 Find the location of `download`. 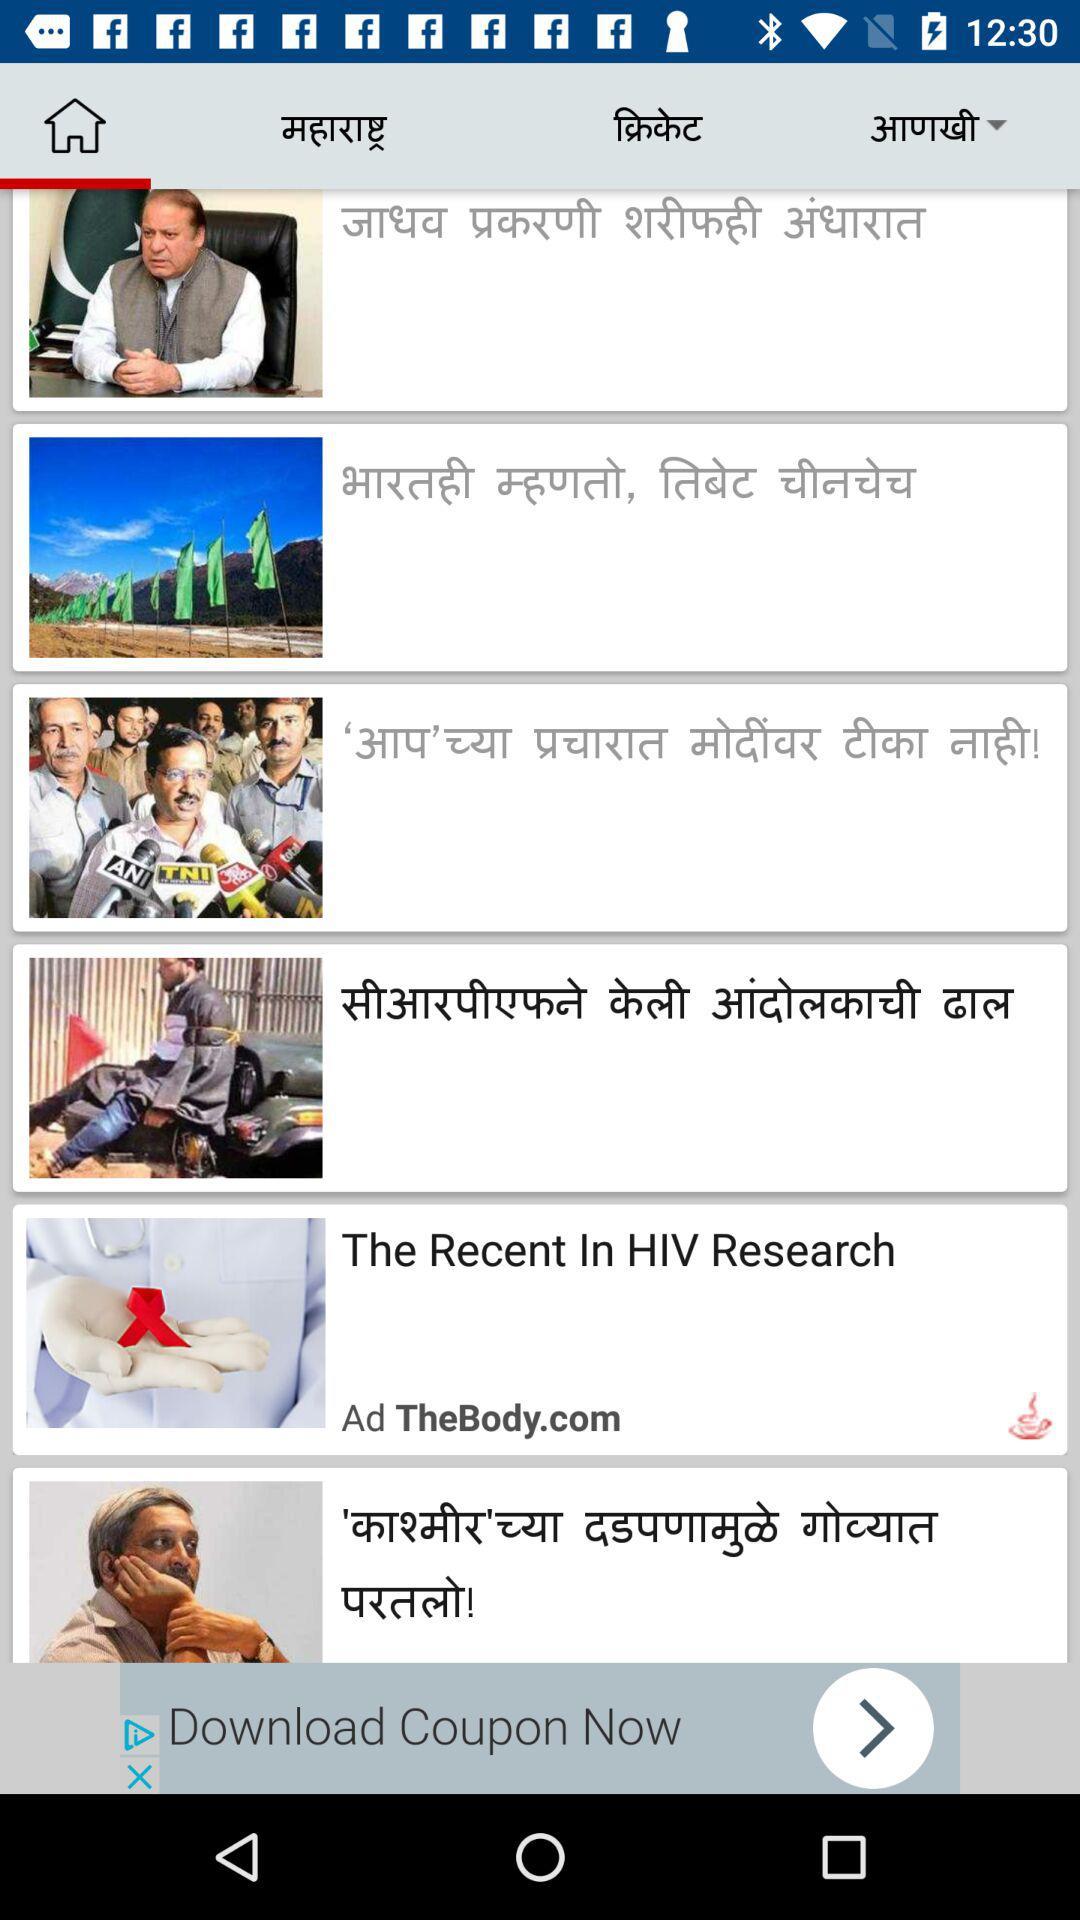

download is located at coordinates (540, 1727).